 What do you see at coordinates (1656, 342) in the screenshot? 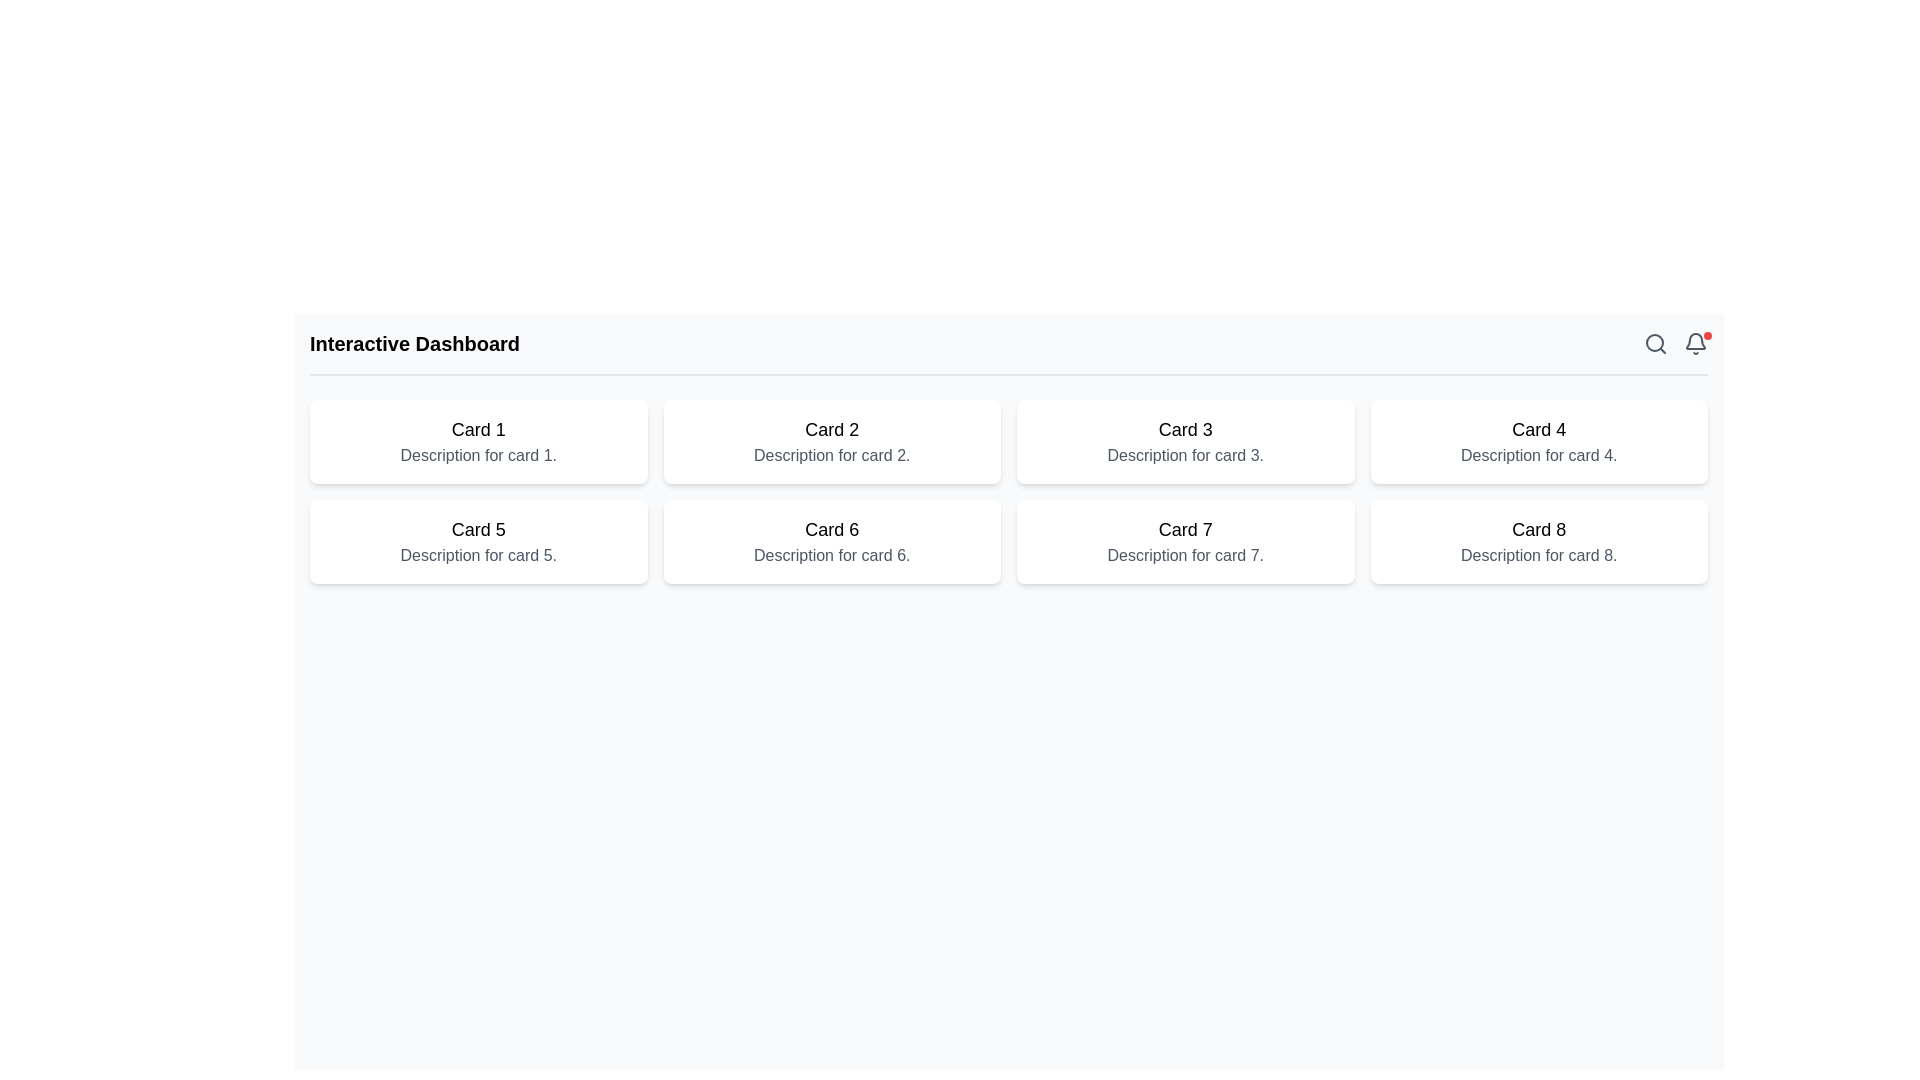
I see `the magnifying glass icon in the top-right corner of the interface to initiate search` at bounding box center [1656, 342].